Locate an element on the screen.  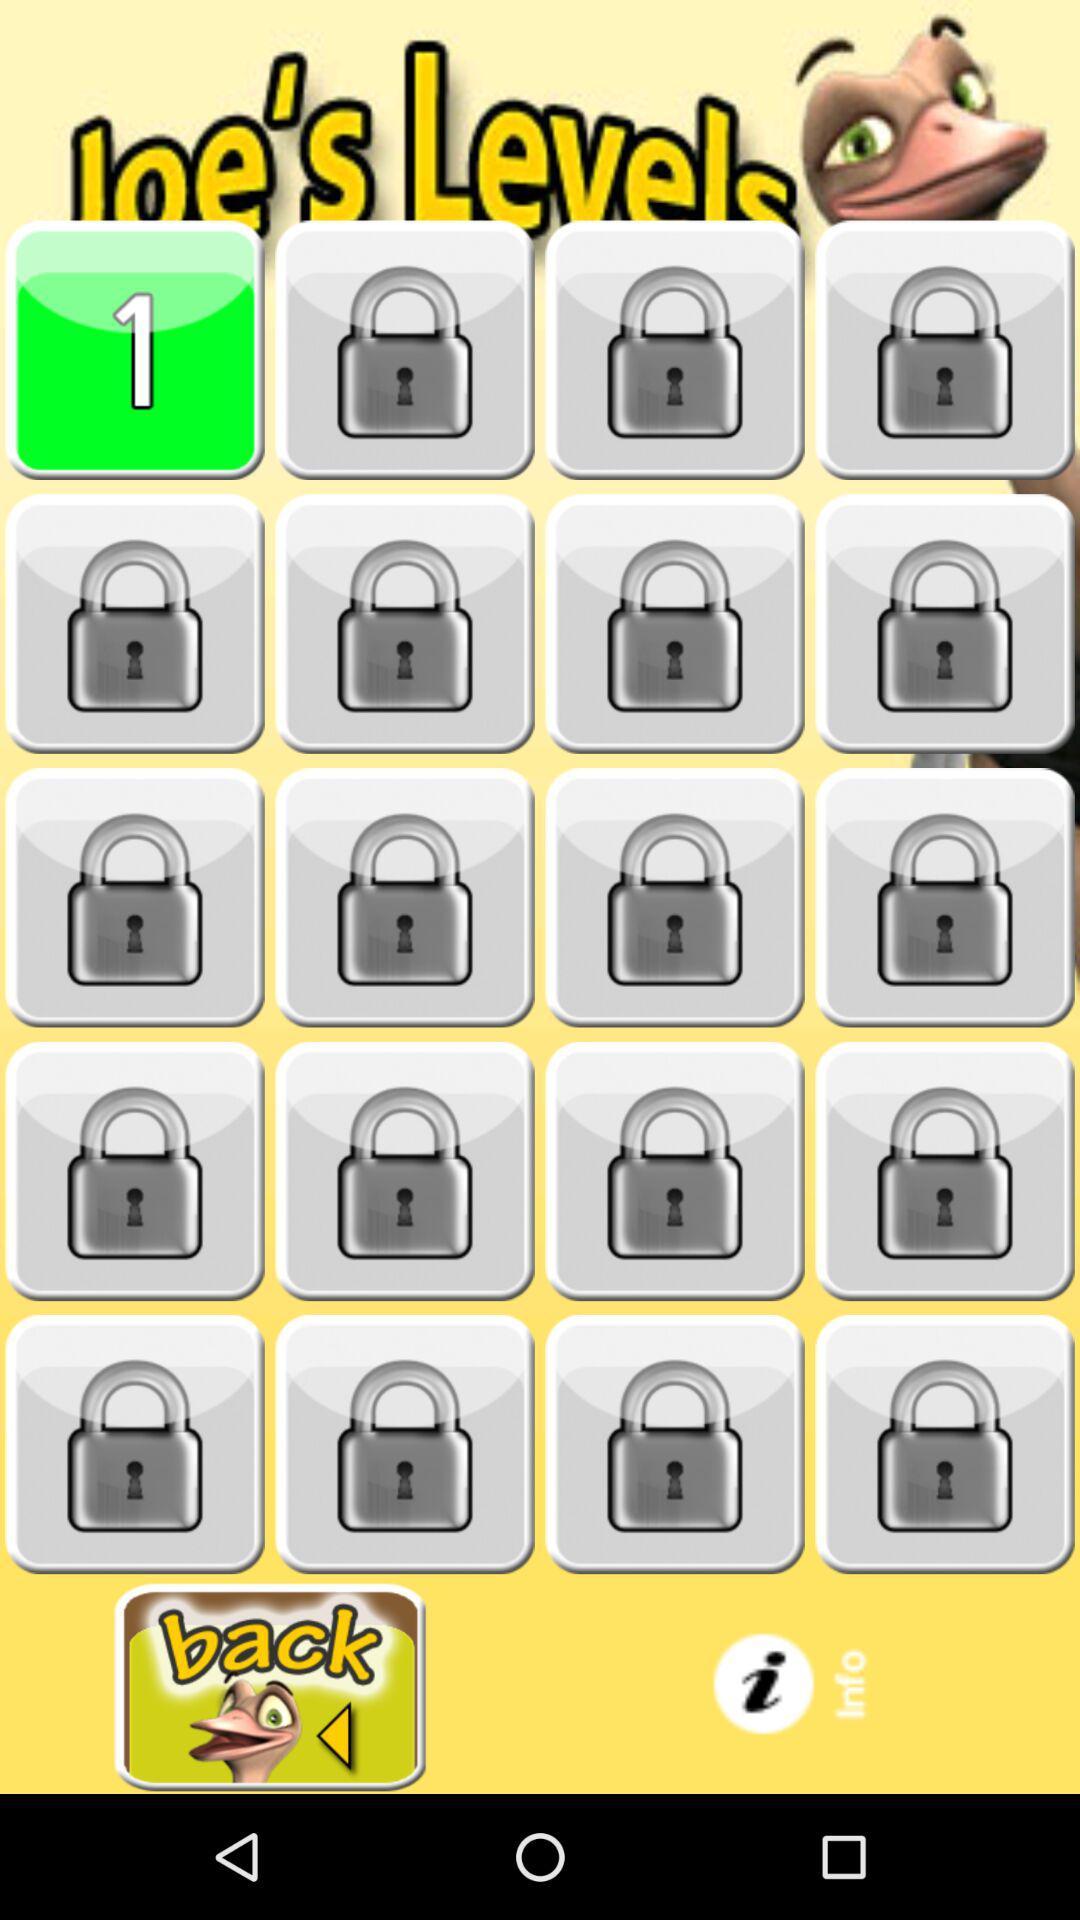
locked is located at coordinates (945, 1444).